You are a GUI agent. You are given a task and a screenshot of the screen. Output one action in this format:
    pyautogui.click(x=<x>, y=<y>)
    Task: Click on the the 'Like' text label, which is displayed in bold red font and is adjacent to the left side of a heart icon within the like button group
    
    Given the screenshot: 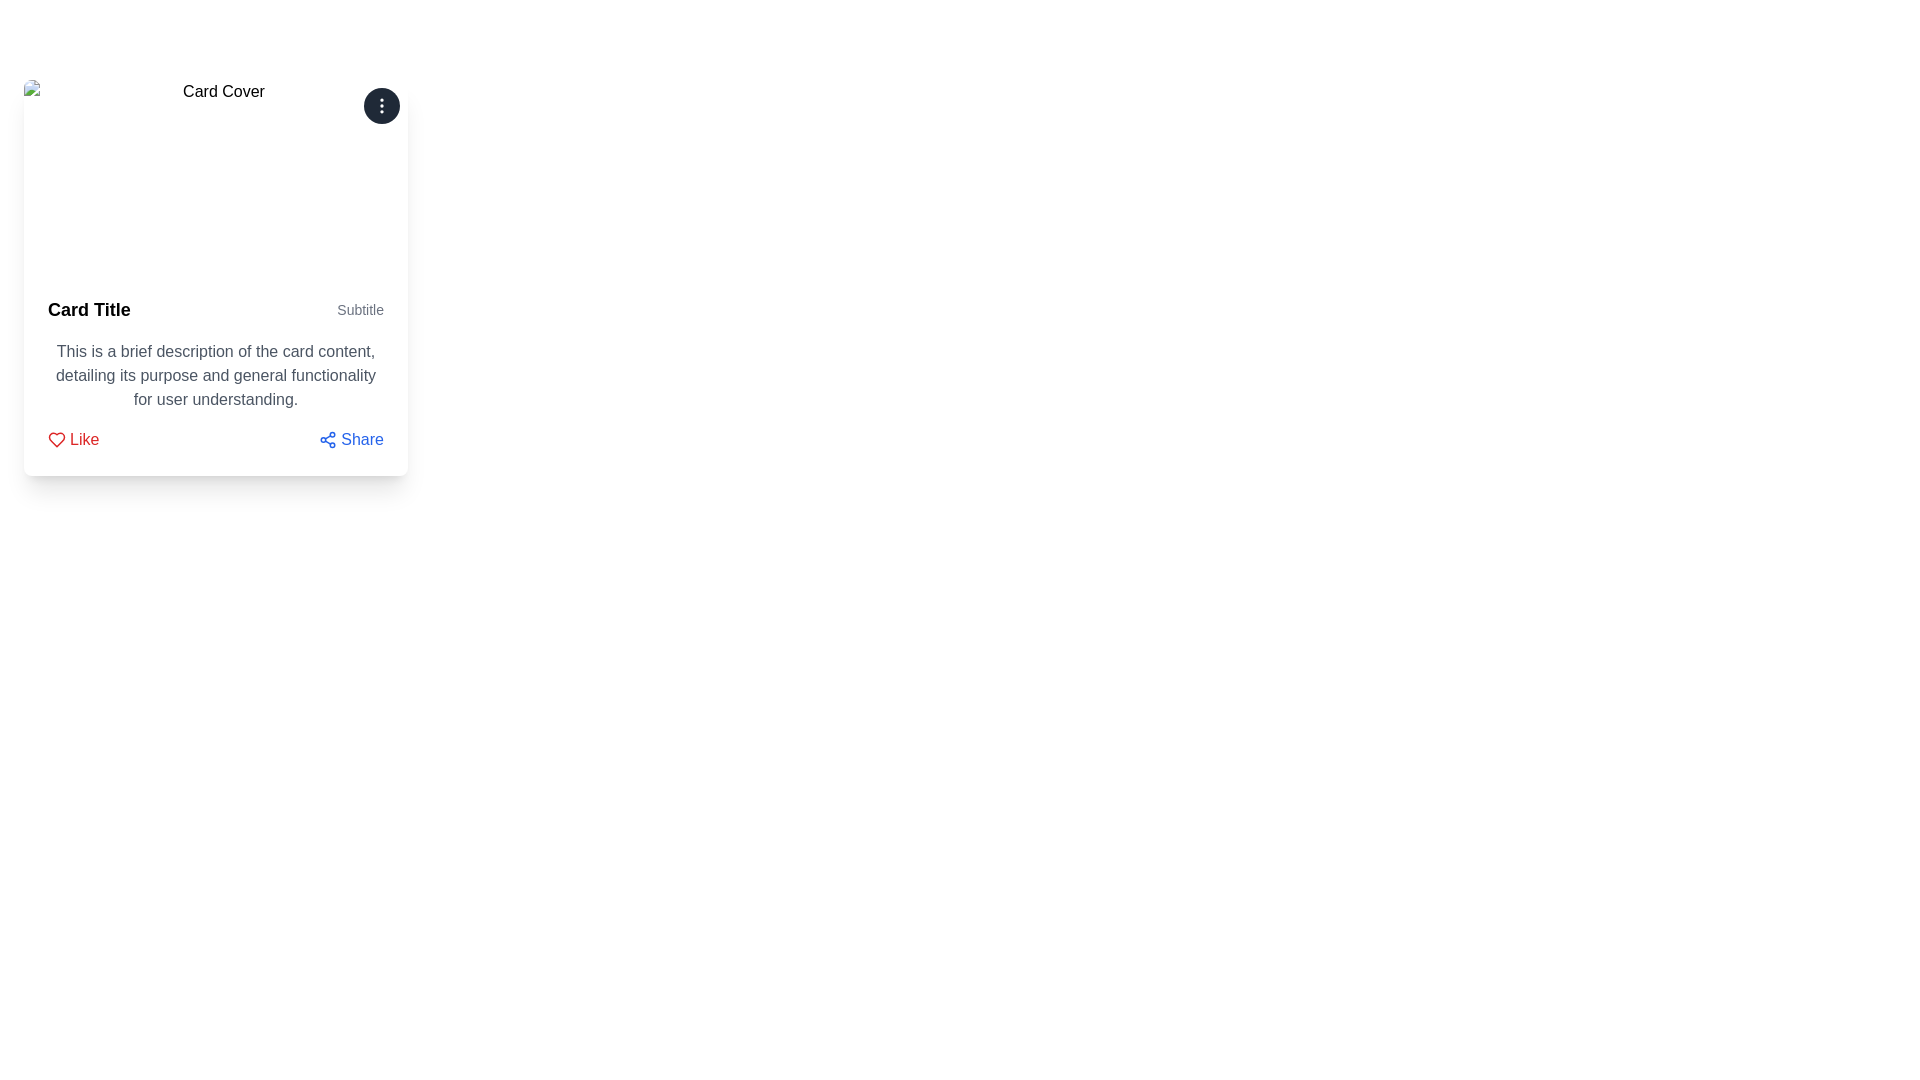 What is the action you would take?
    pyautogui.click(x=83, y=438)
    